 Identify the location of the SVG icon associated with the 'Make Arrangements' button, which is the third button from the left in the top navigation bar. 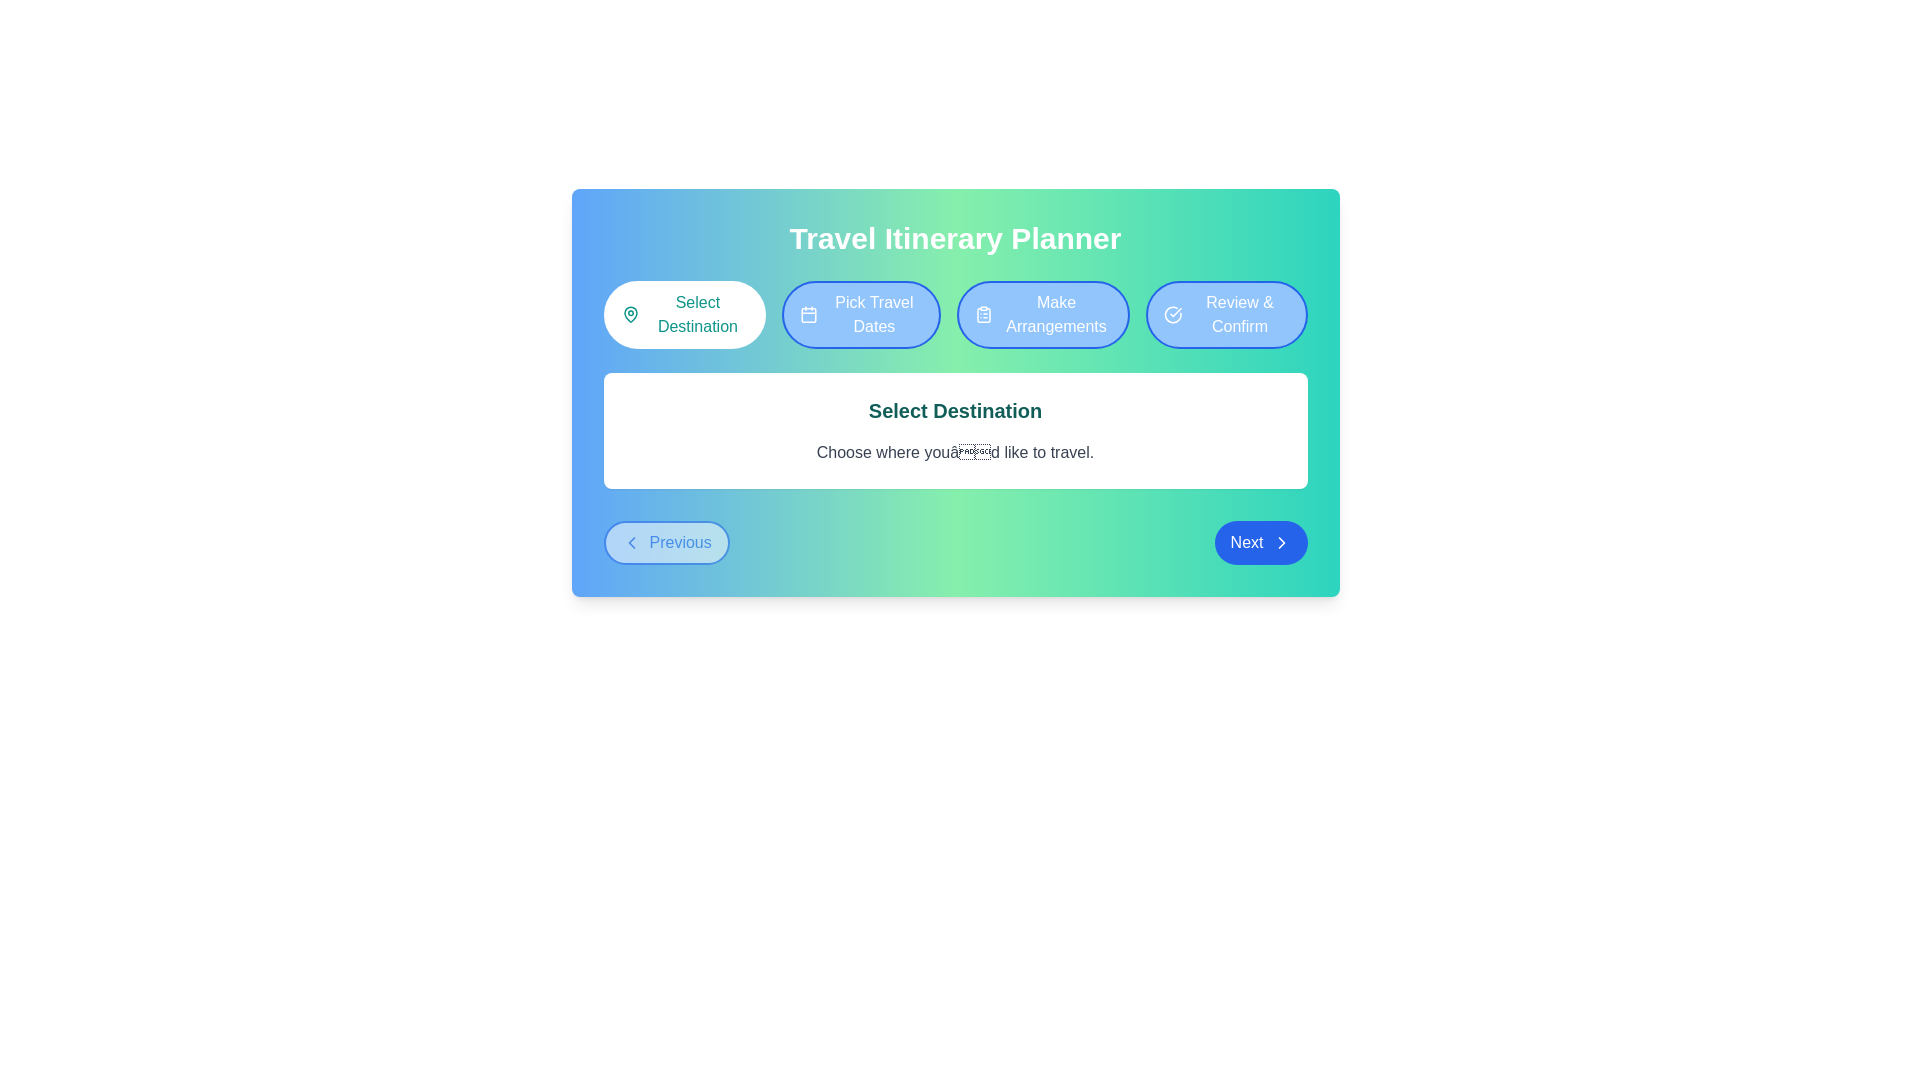
(983, 315).